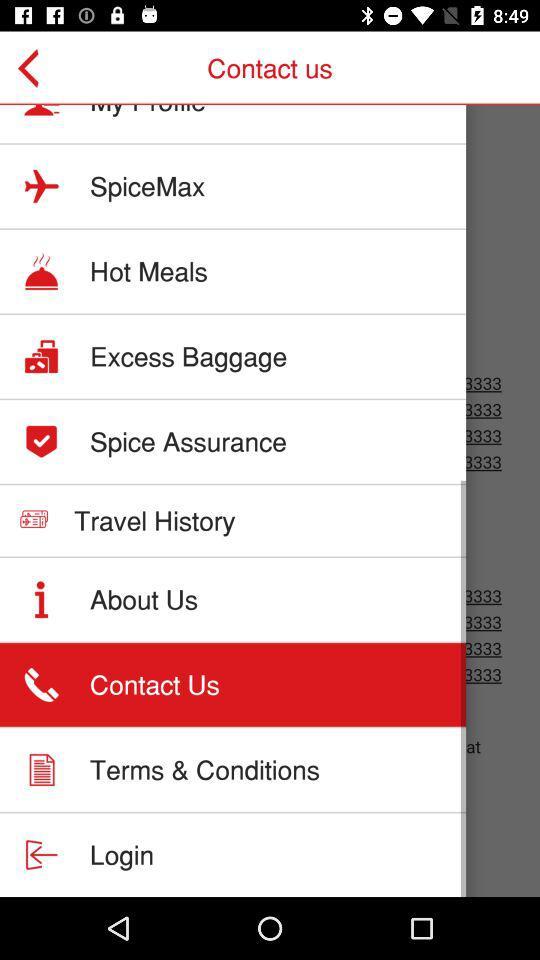 This screenshot has height=960, width=540. I want to click on the item above excess baggage, so click(147, 270).